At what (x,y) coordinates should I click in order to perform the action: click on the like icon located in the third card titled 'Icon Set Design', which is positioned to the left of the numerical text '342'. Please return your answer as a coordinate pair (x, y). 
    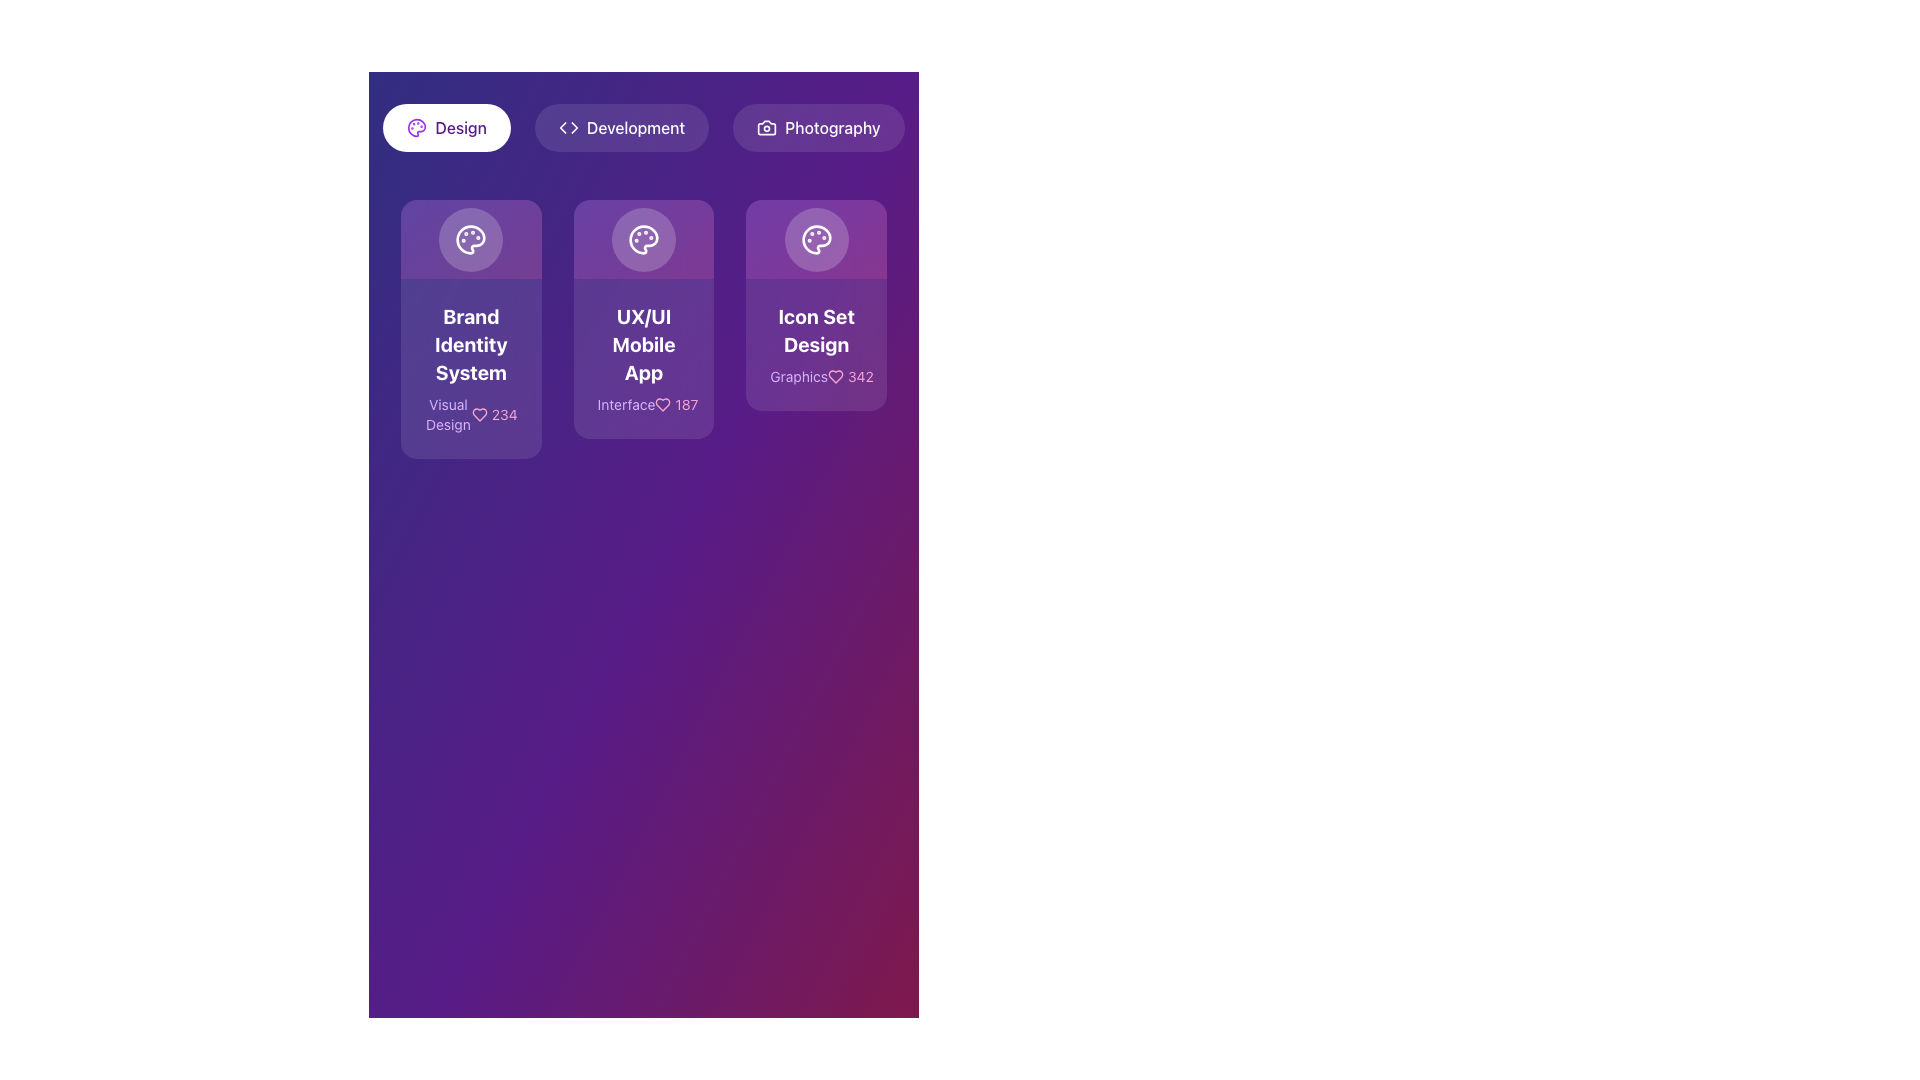
    Looking at the image, I should click on (835, 377).